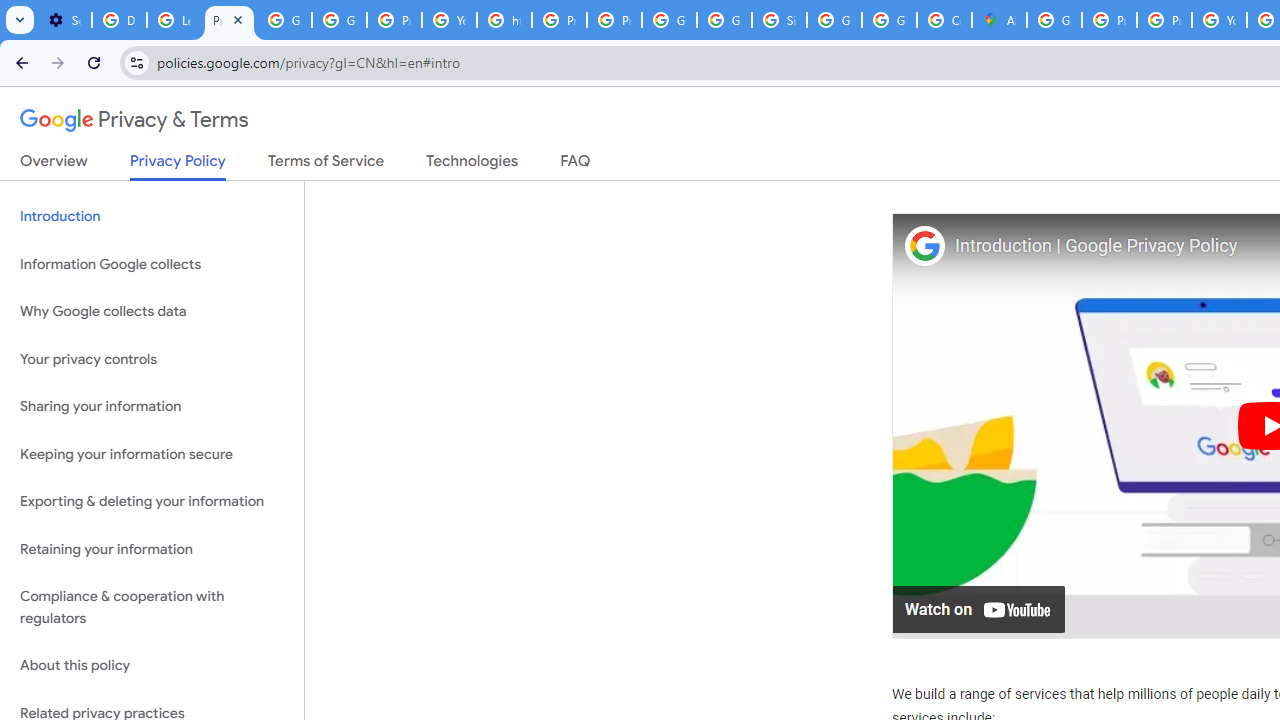  What do you see at coordinates (174, 20) in the screenshot?
I see `'Learn how to find your photos - Google Photos Help'` at bounding box center [174, 20].